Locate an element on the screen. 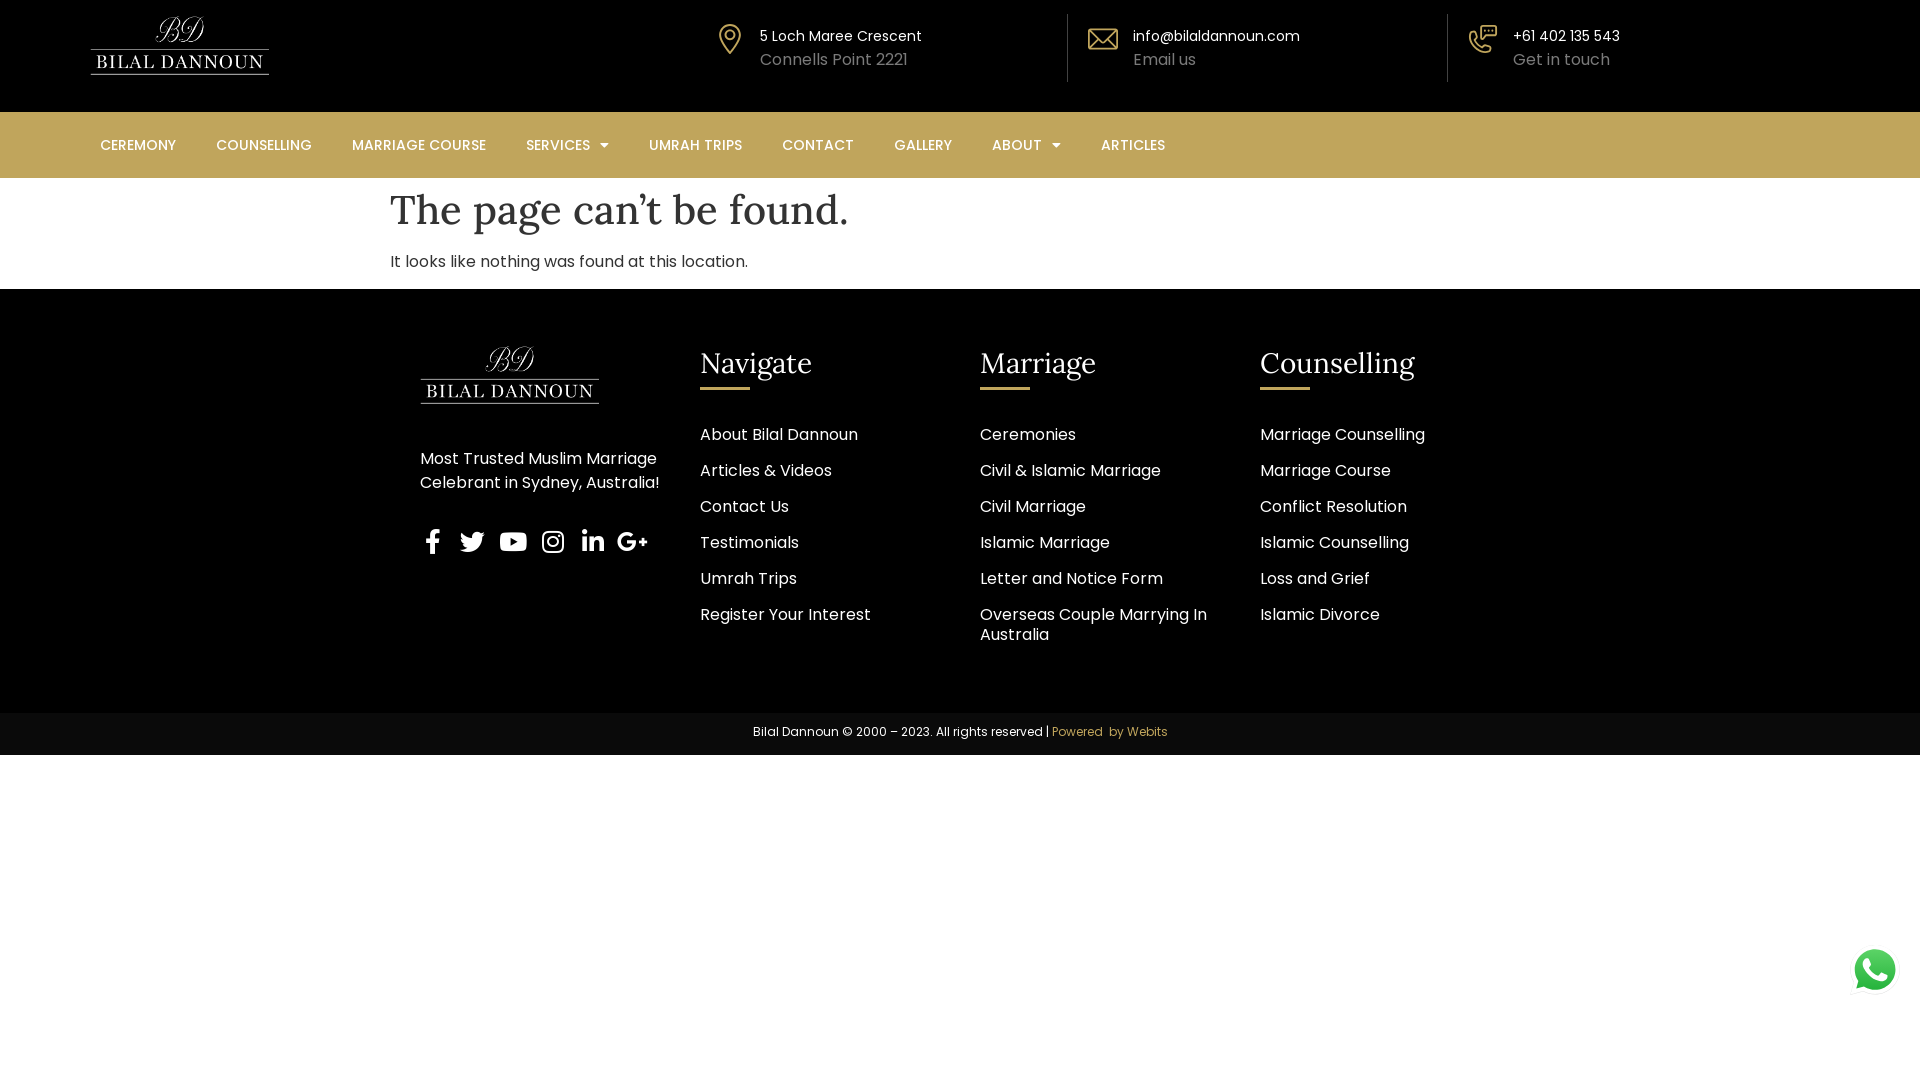  'Powered  by Webits' is located at coordinates (1108, 731).